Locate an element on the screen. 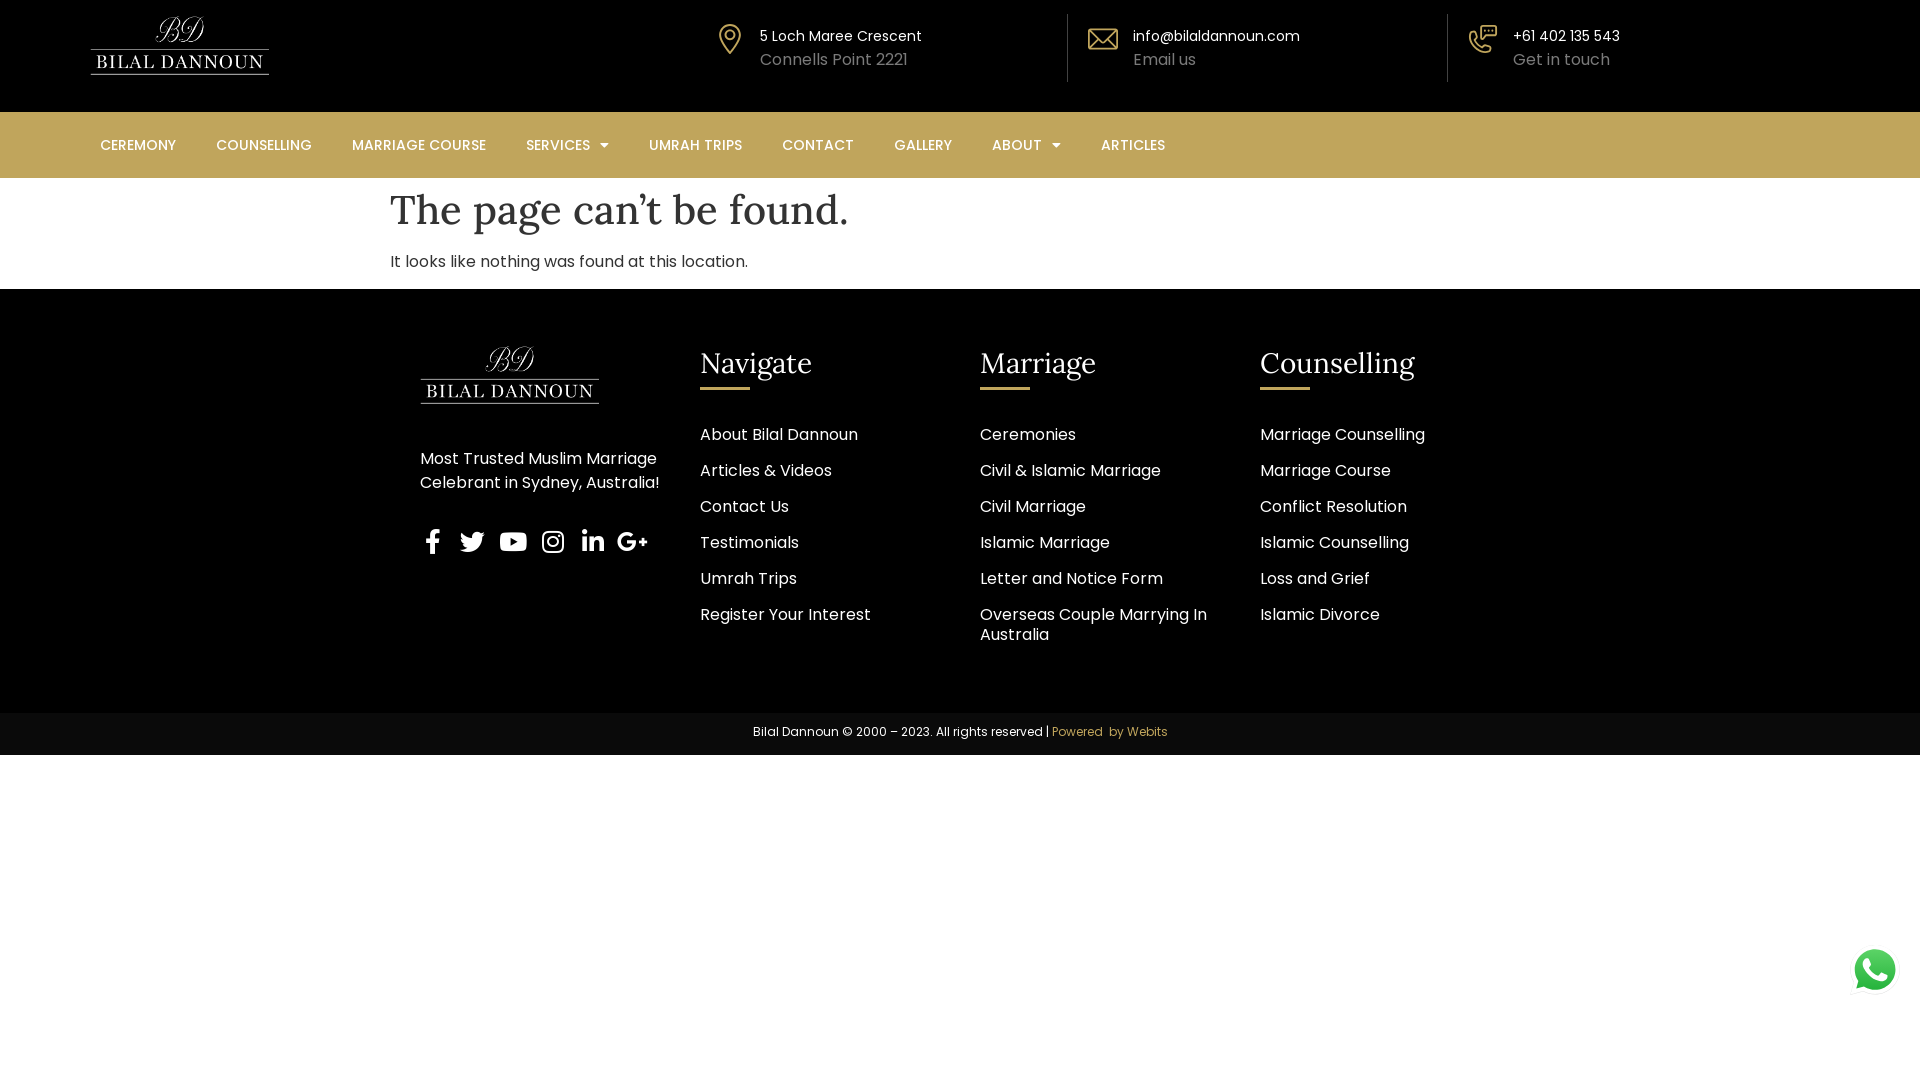  'Powered  by Webits' is located at coordinates (1108, 731).